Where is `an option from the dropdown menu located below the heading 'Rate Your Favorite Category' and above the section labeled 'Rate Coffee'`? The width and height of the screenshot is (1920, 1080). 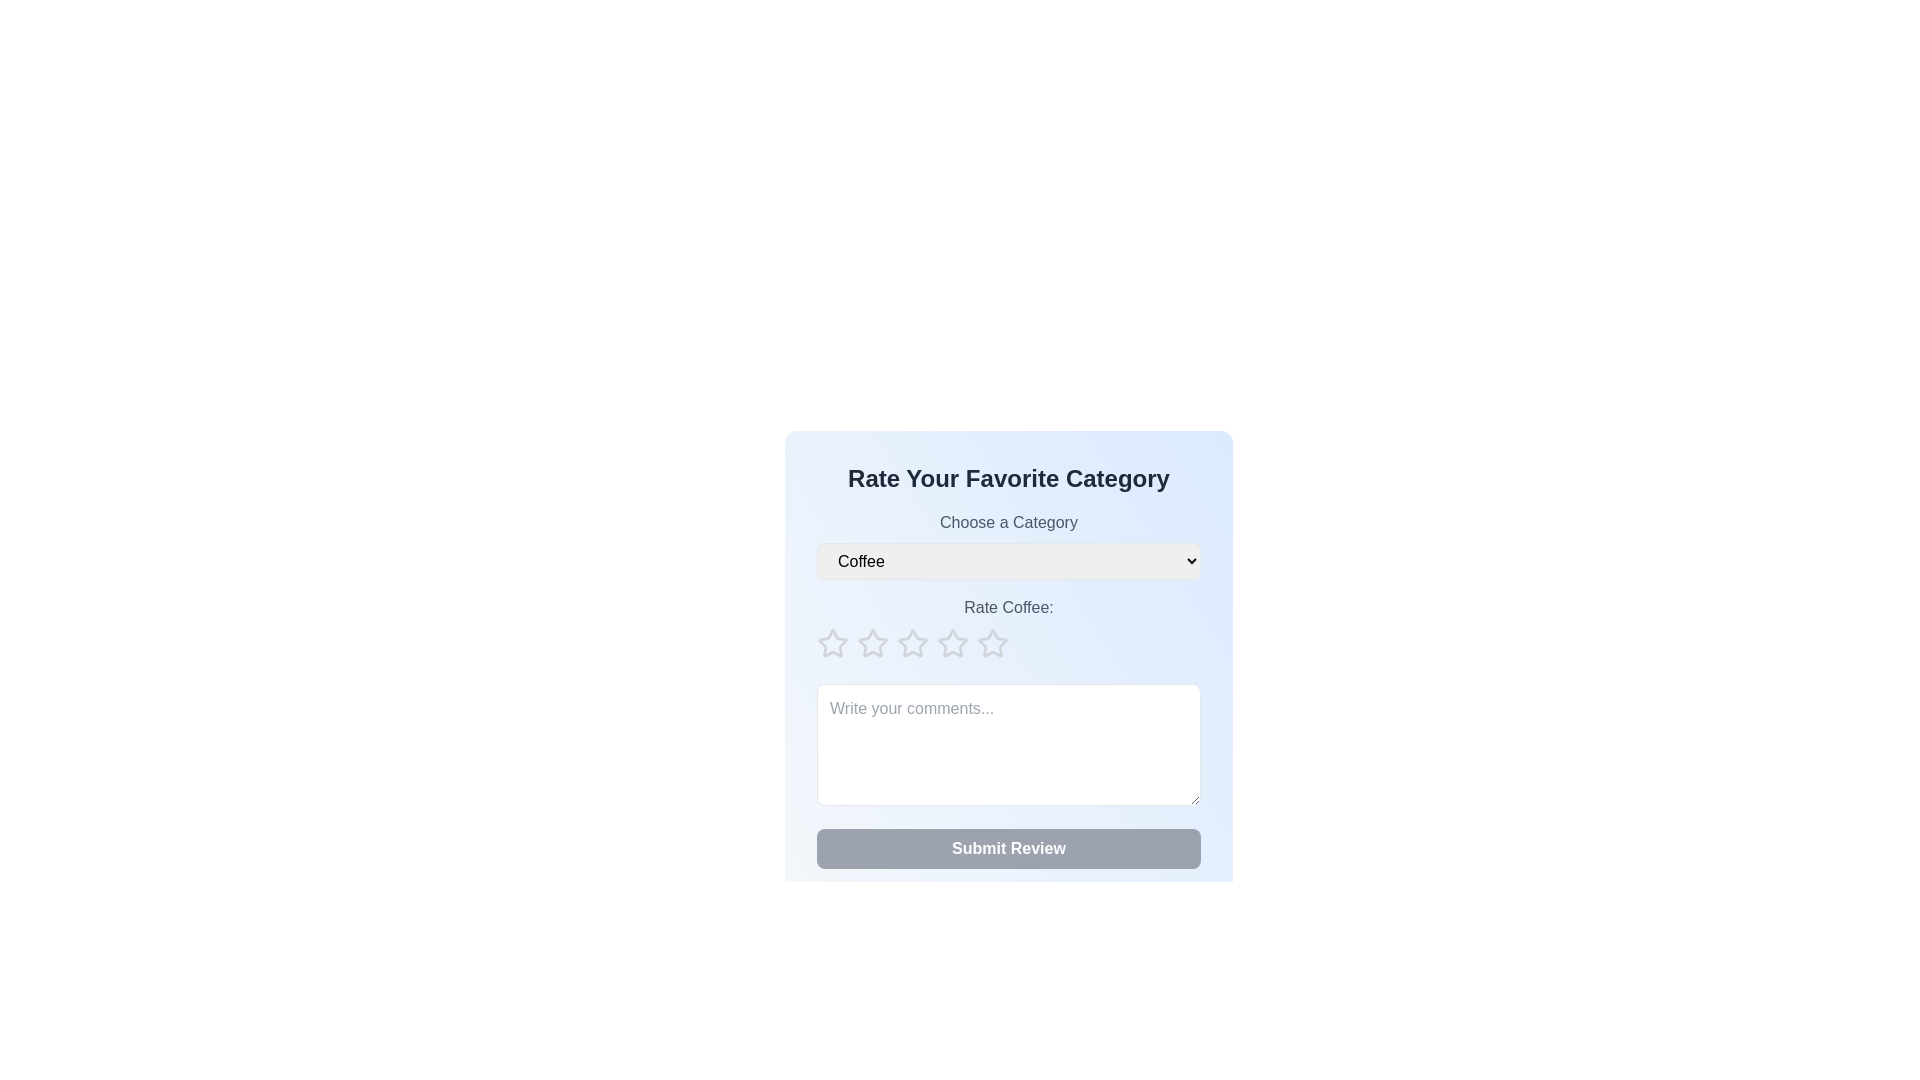
an option from the dropdown menu located below the heading 'Rate Your Favorite Category' and above the section labeled 'Rate Coffee' is located at coordinates (1008, 544).